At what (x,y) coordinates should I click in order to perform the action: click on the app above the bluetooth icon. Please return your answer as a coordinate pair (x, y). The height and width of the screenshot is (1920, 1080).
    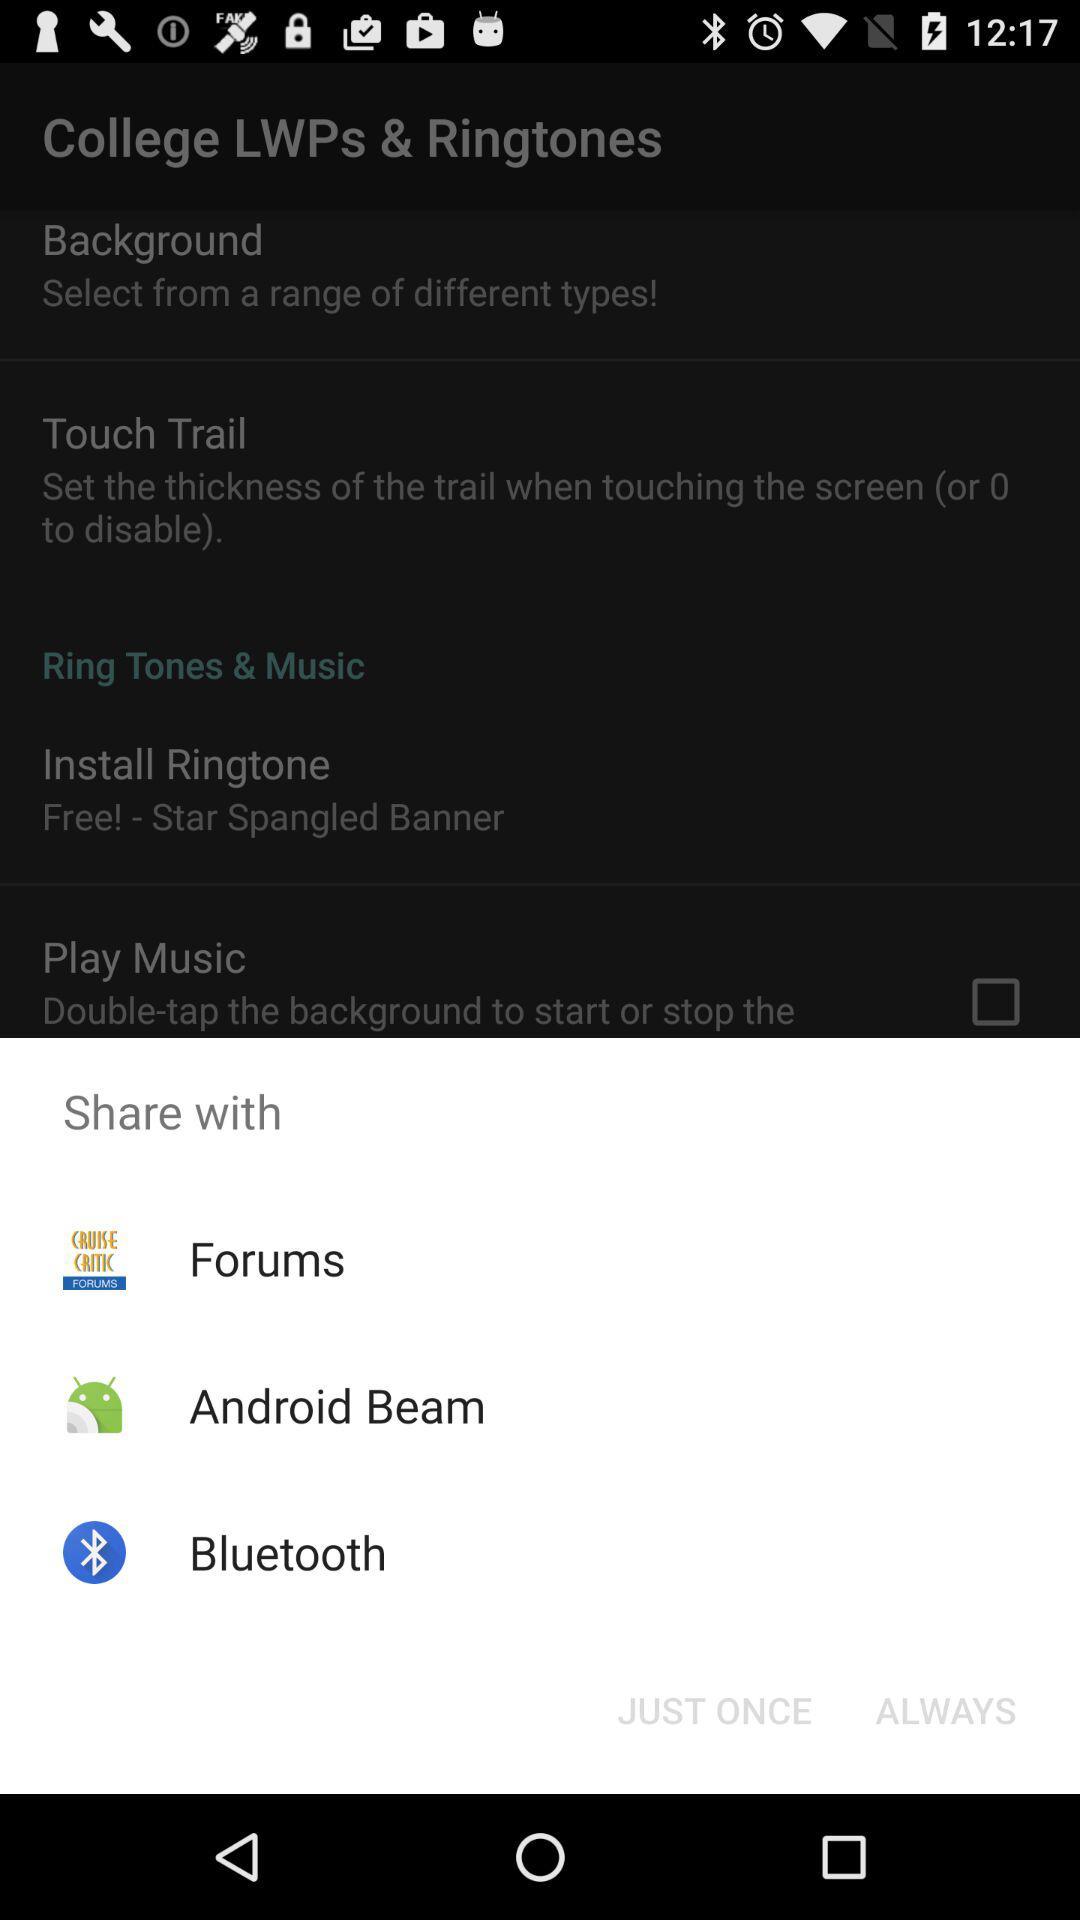
    Looking at the image, I should click on (336, 1404).